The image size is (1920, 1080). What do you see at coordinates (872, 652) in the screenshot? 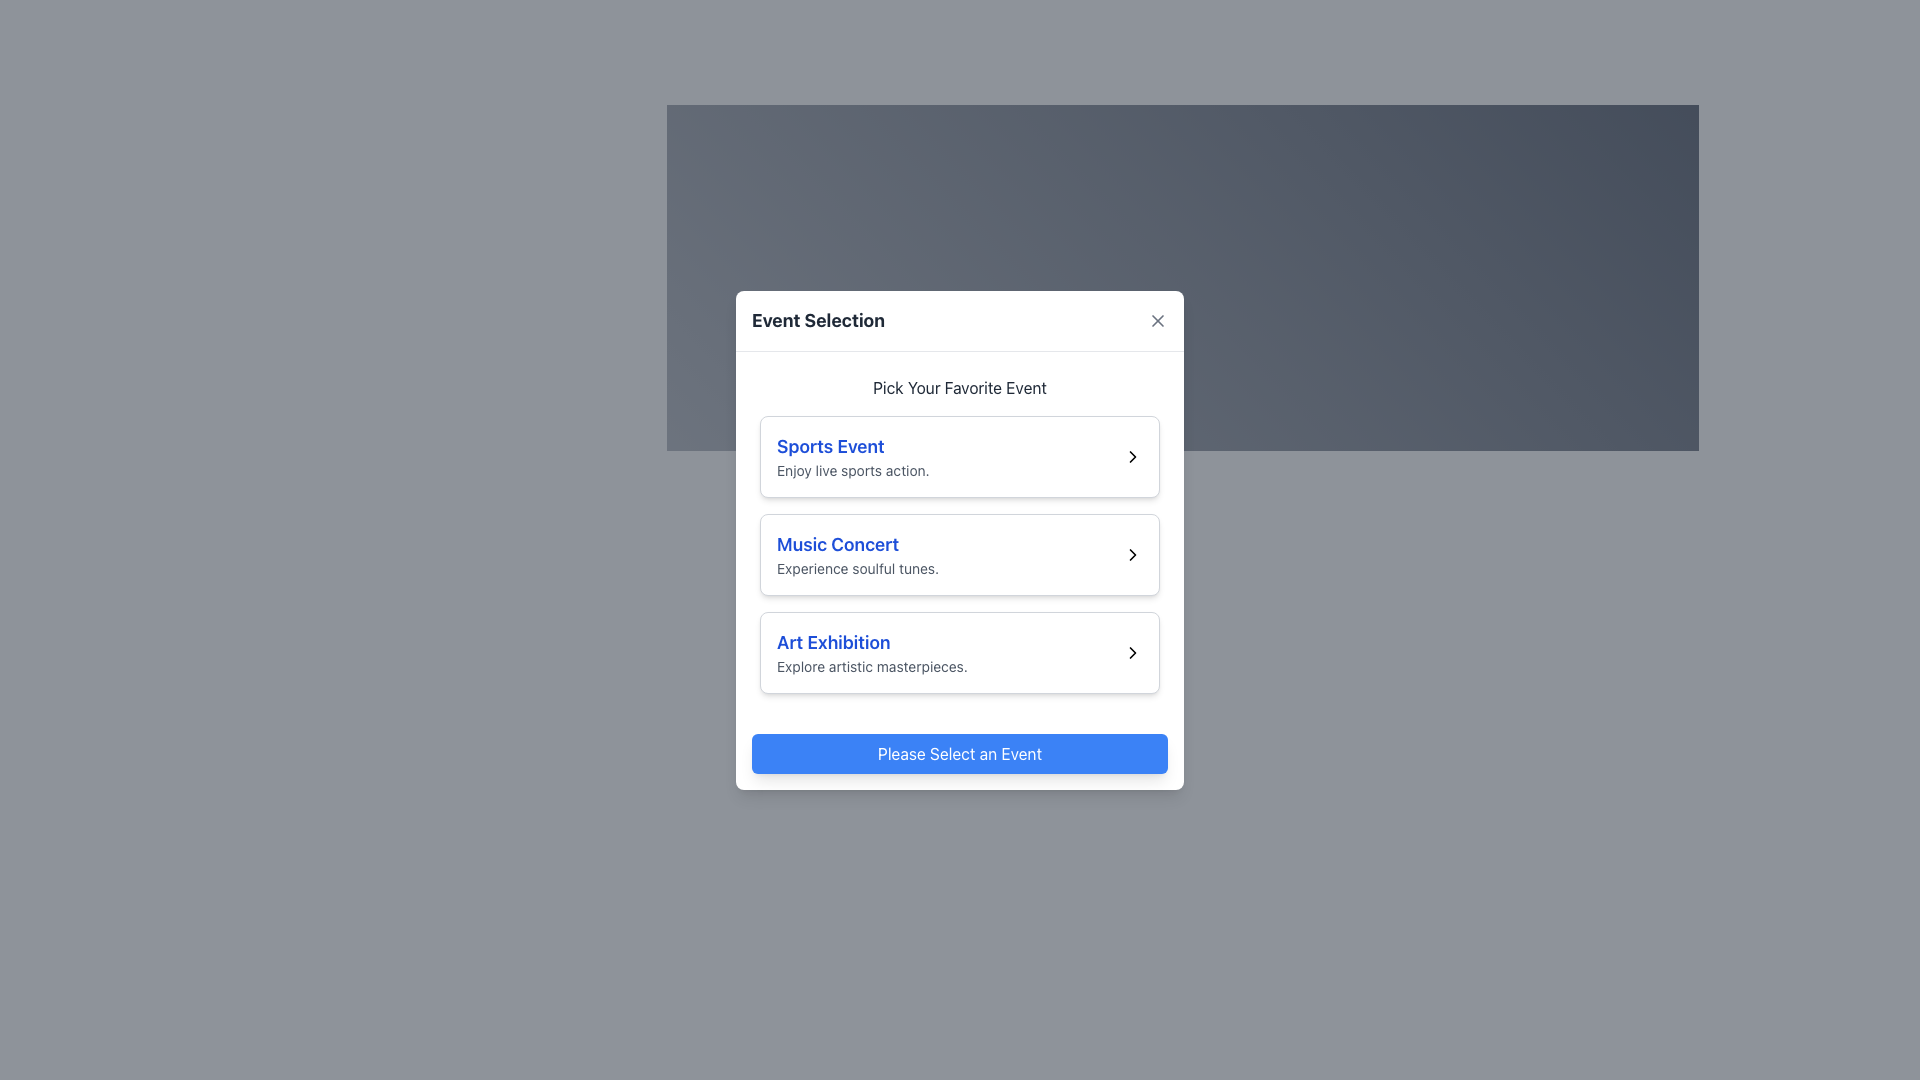
I see `the 'Art Exhibition' text option` at bounding box center [872, 652].